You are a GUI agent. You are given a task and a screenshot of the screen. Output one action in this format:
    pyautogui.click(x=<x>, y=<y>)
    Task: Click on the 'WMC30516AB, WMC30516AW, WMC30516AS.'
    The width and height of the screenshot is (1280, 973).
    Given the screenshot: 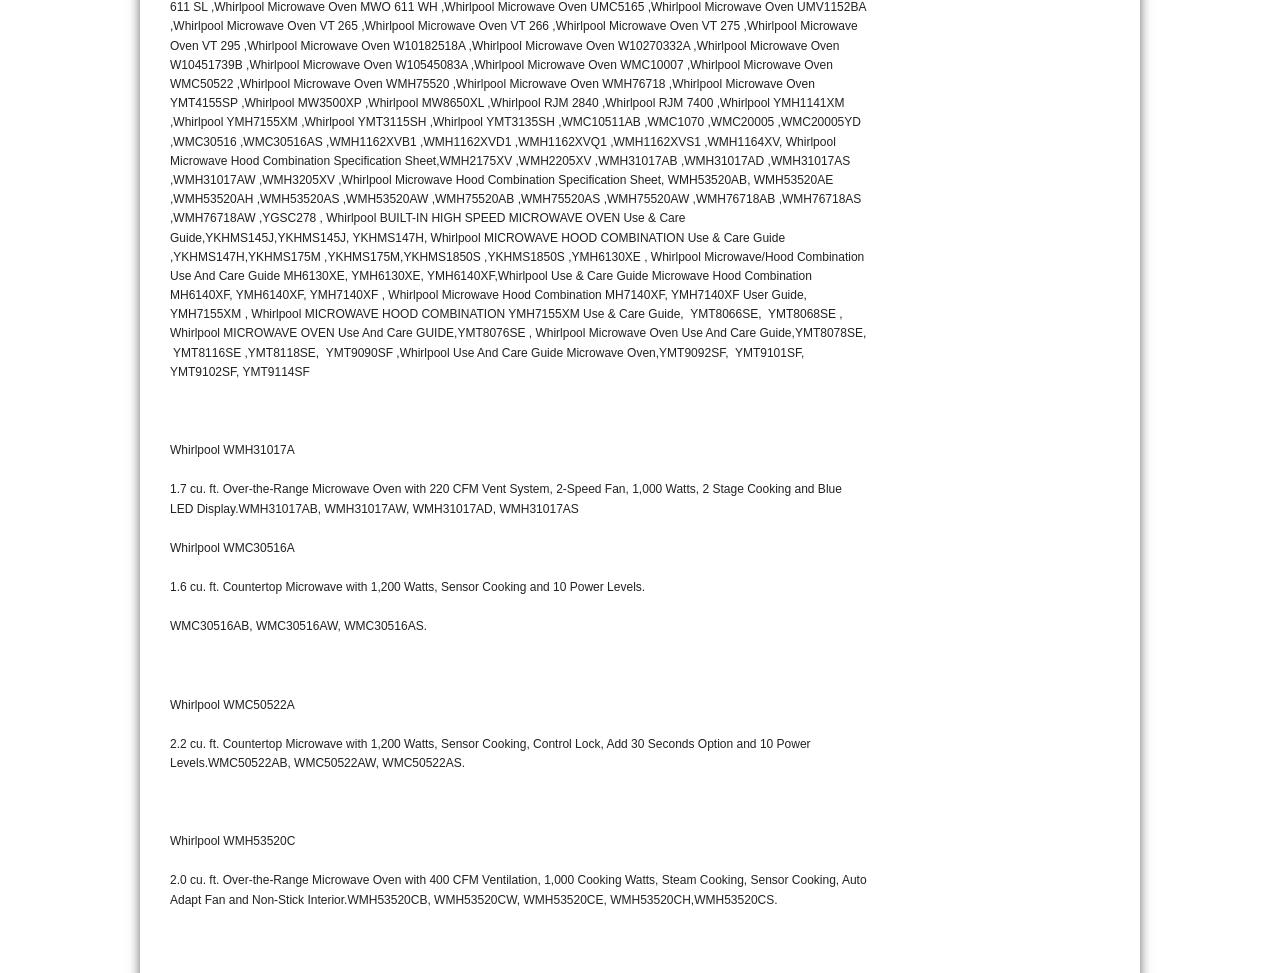 What is the action you would take?
    pyautogui.click(x=296, y=626)
    